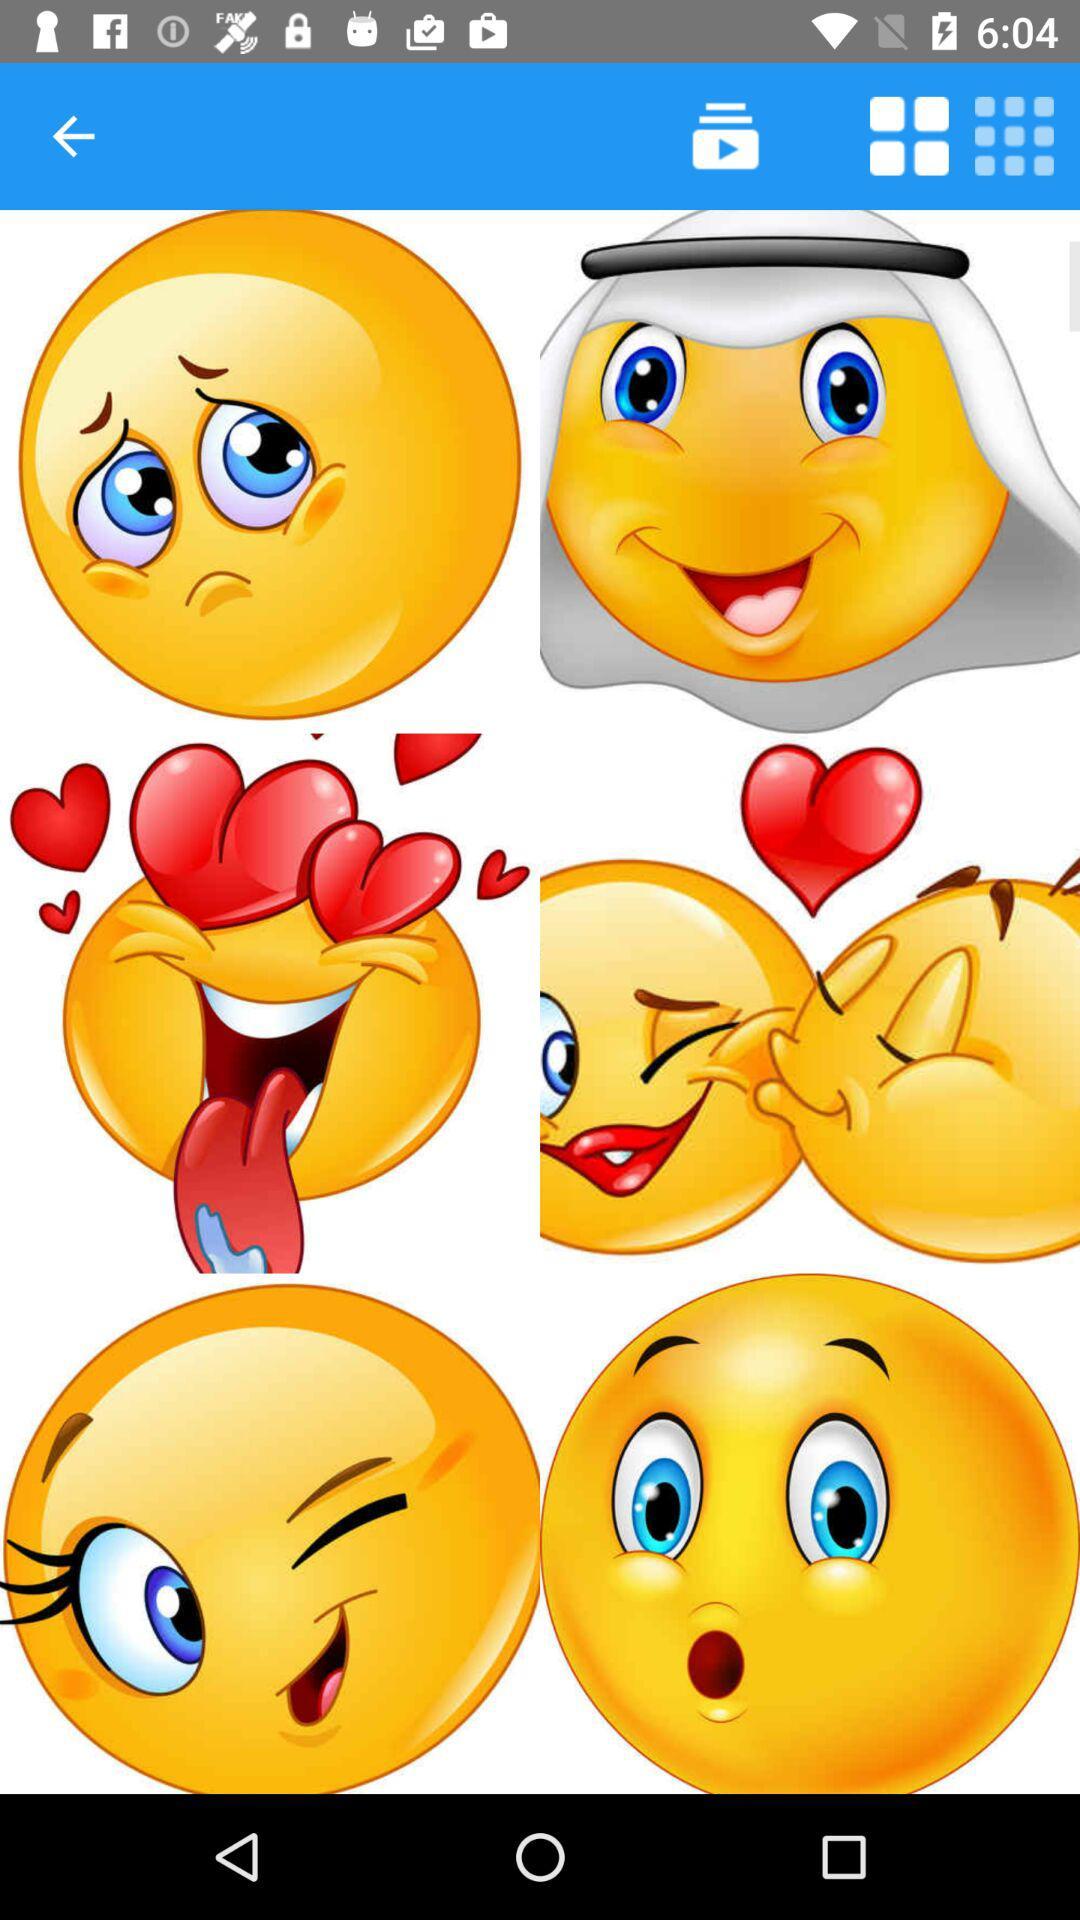  What do you see at coordinates (810, 1532) in the screenshot?
I see `surprised emoji image` at bounding box center [810, 1532].